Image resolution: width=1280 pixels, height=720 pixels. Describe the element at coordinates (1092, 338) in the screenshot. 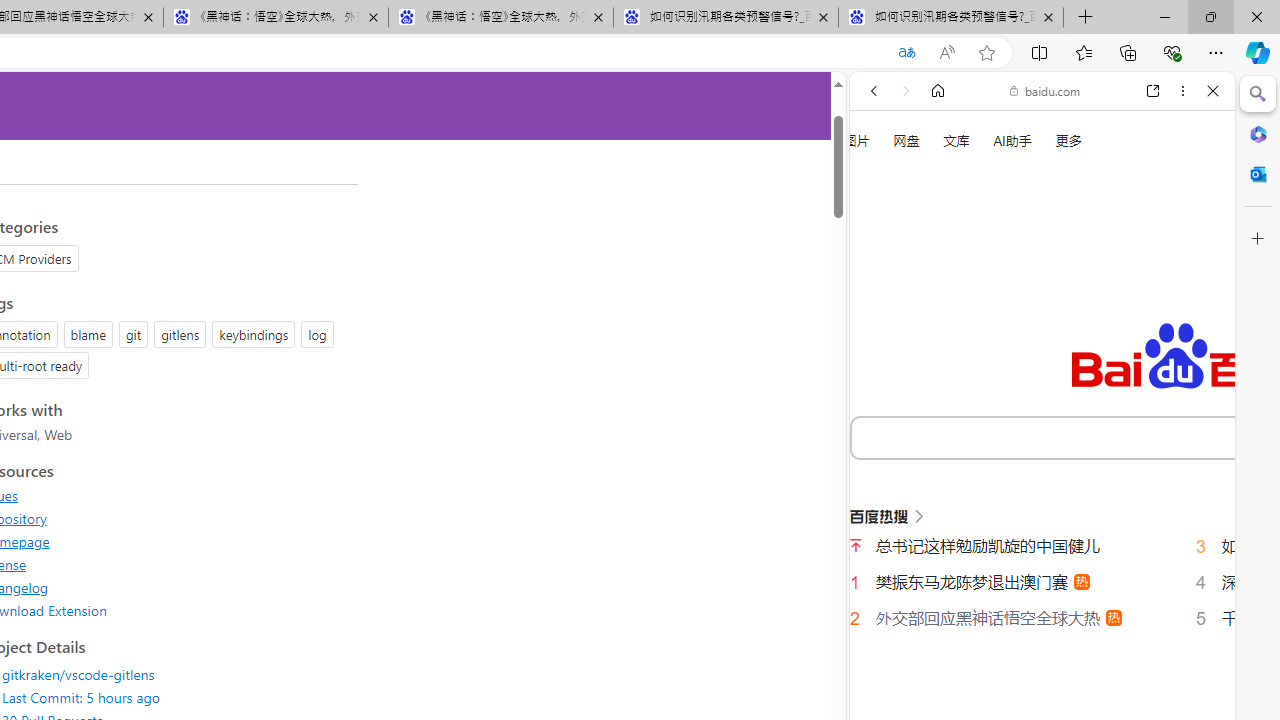

I see `'SEARCH TOOLS'` at that location.